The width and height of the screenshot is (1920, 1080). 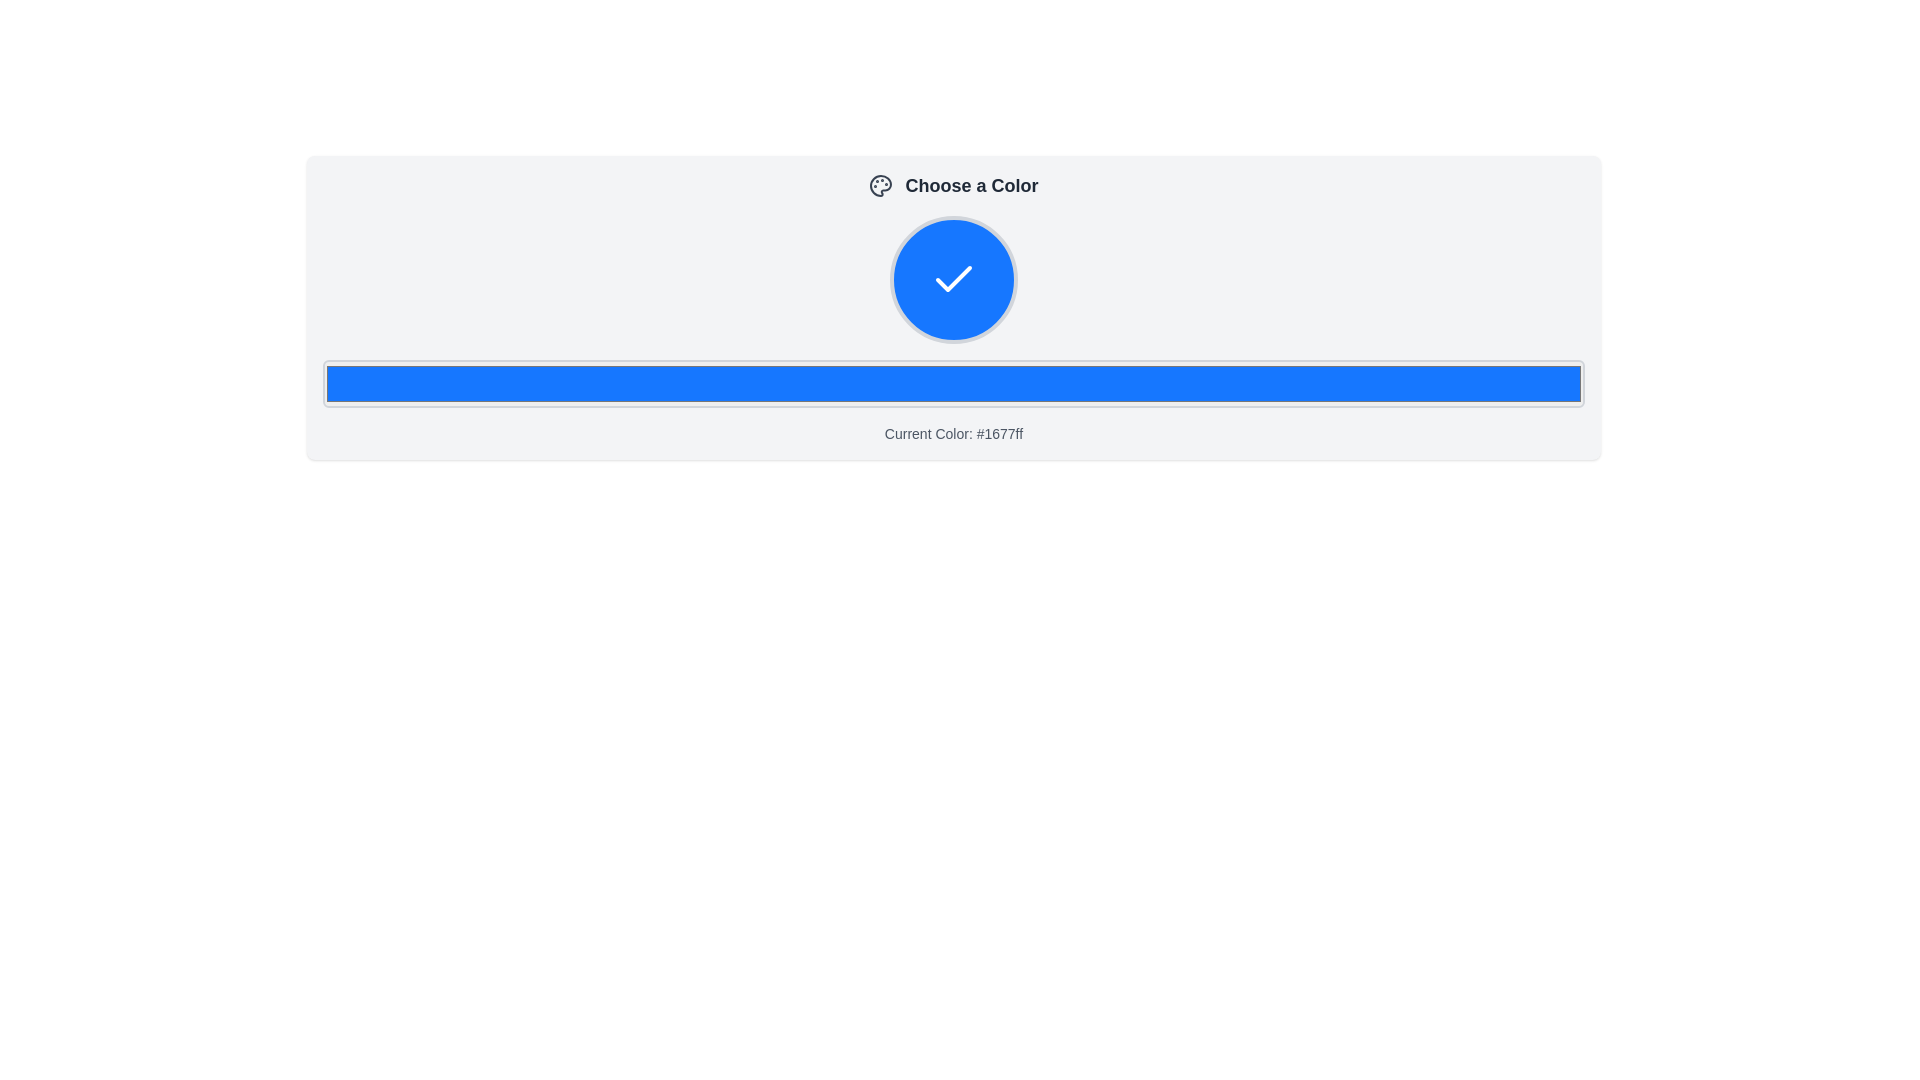 I want to click on the circular button with a bright blue background and a white check mark in its center, located below the 'Choose a Color' label, so click(x=953, y=280).